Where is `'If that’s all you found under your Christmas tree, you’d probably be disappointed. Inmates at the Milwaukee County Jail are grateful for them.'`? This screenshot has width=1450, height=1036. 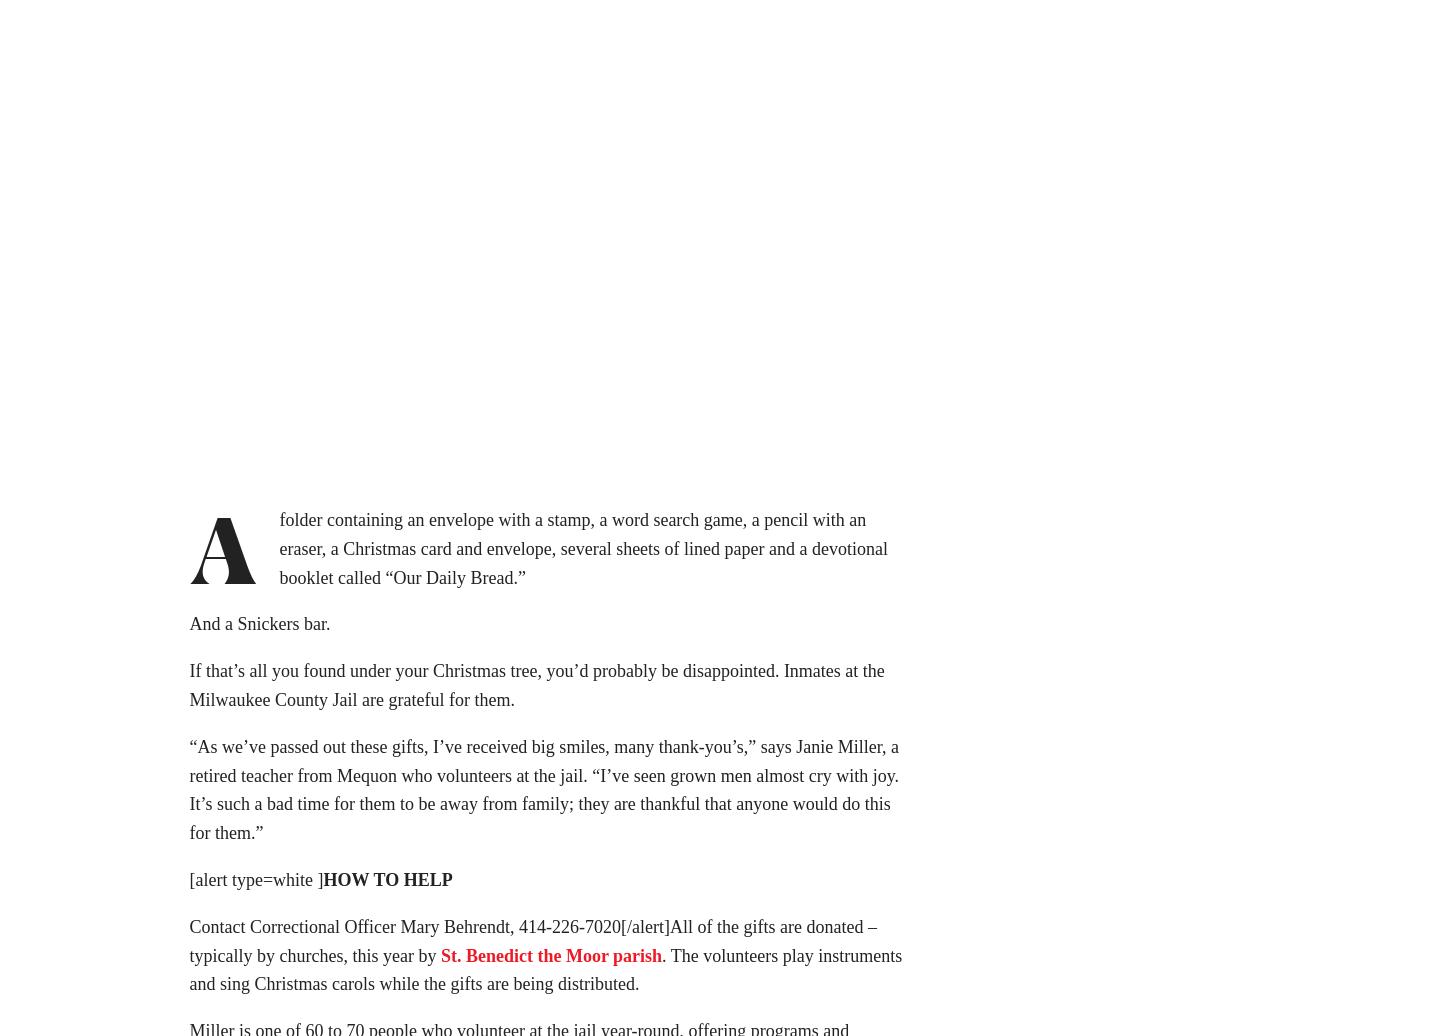
'If that’s all you found under your Christmas tree, you’d probably be disappointed. Inmates at the Milwaukee County Jail are grateful for them.' is located at coordinates (187, 691).